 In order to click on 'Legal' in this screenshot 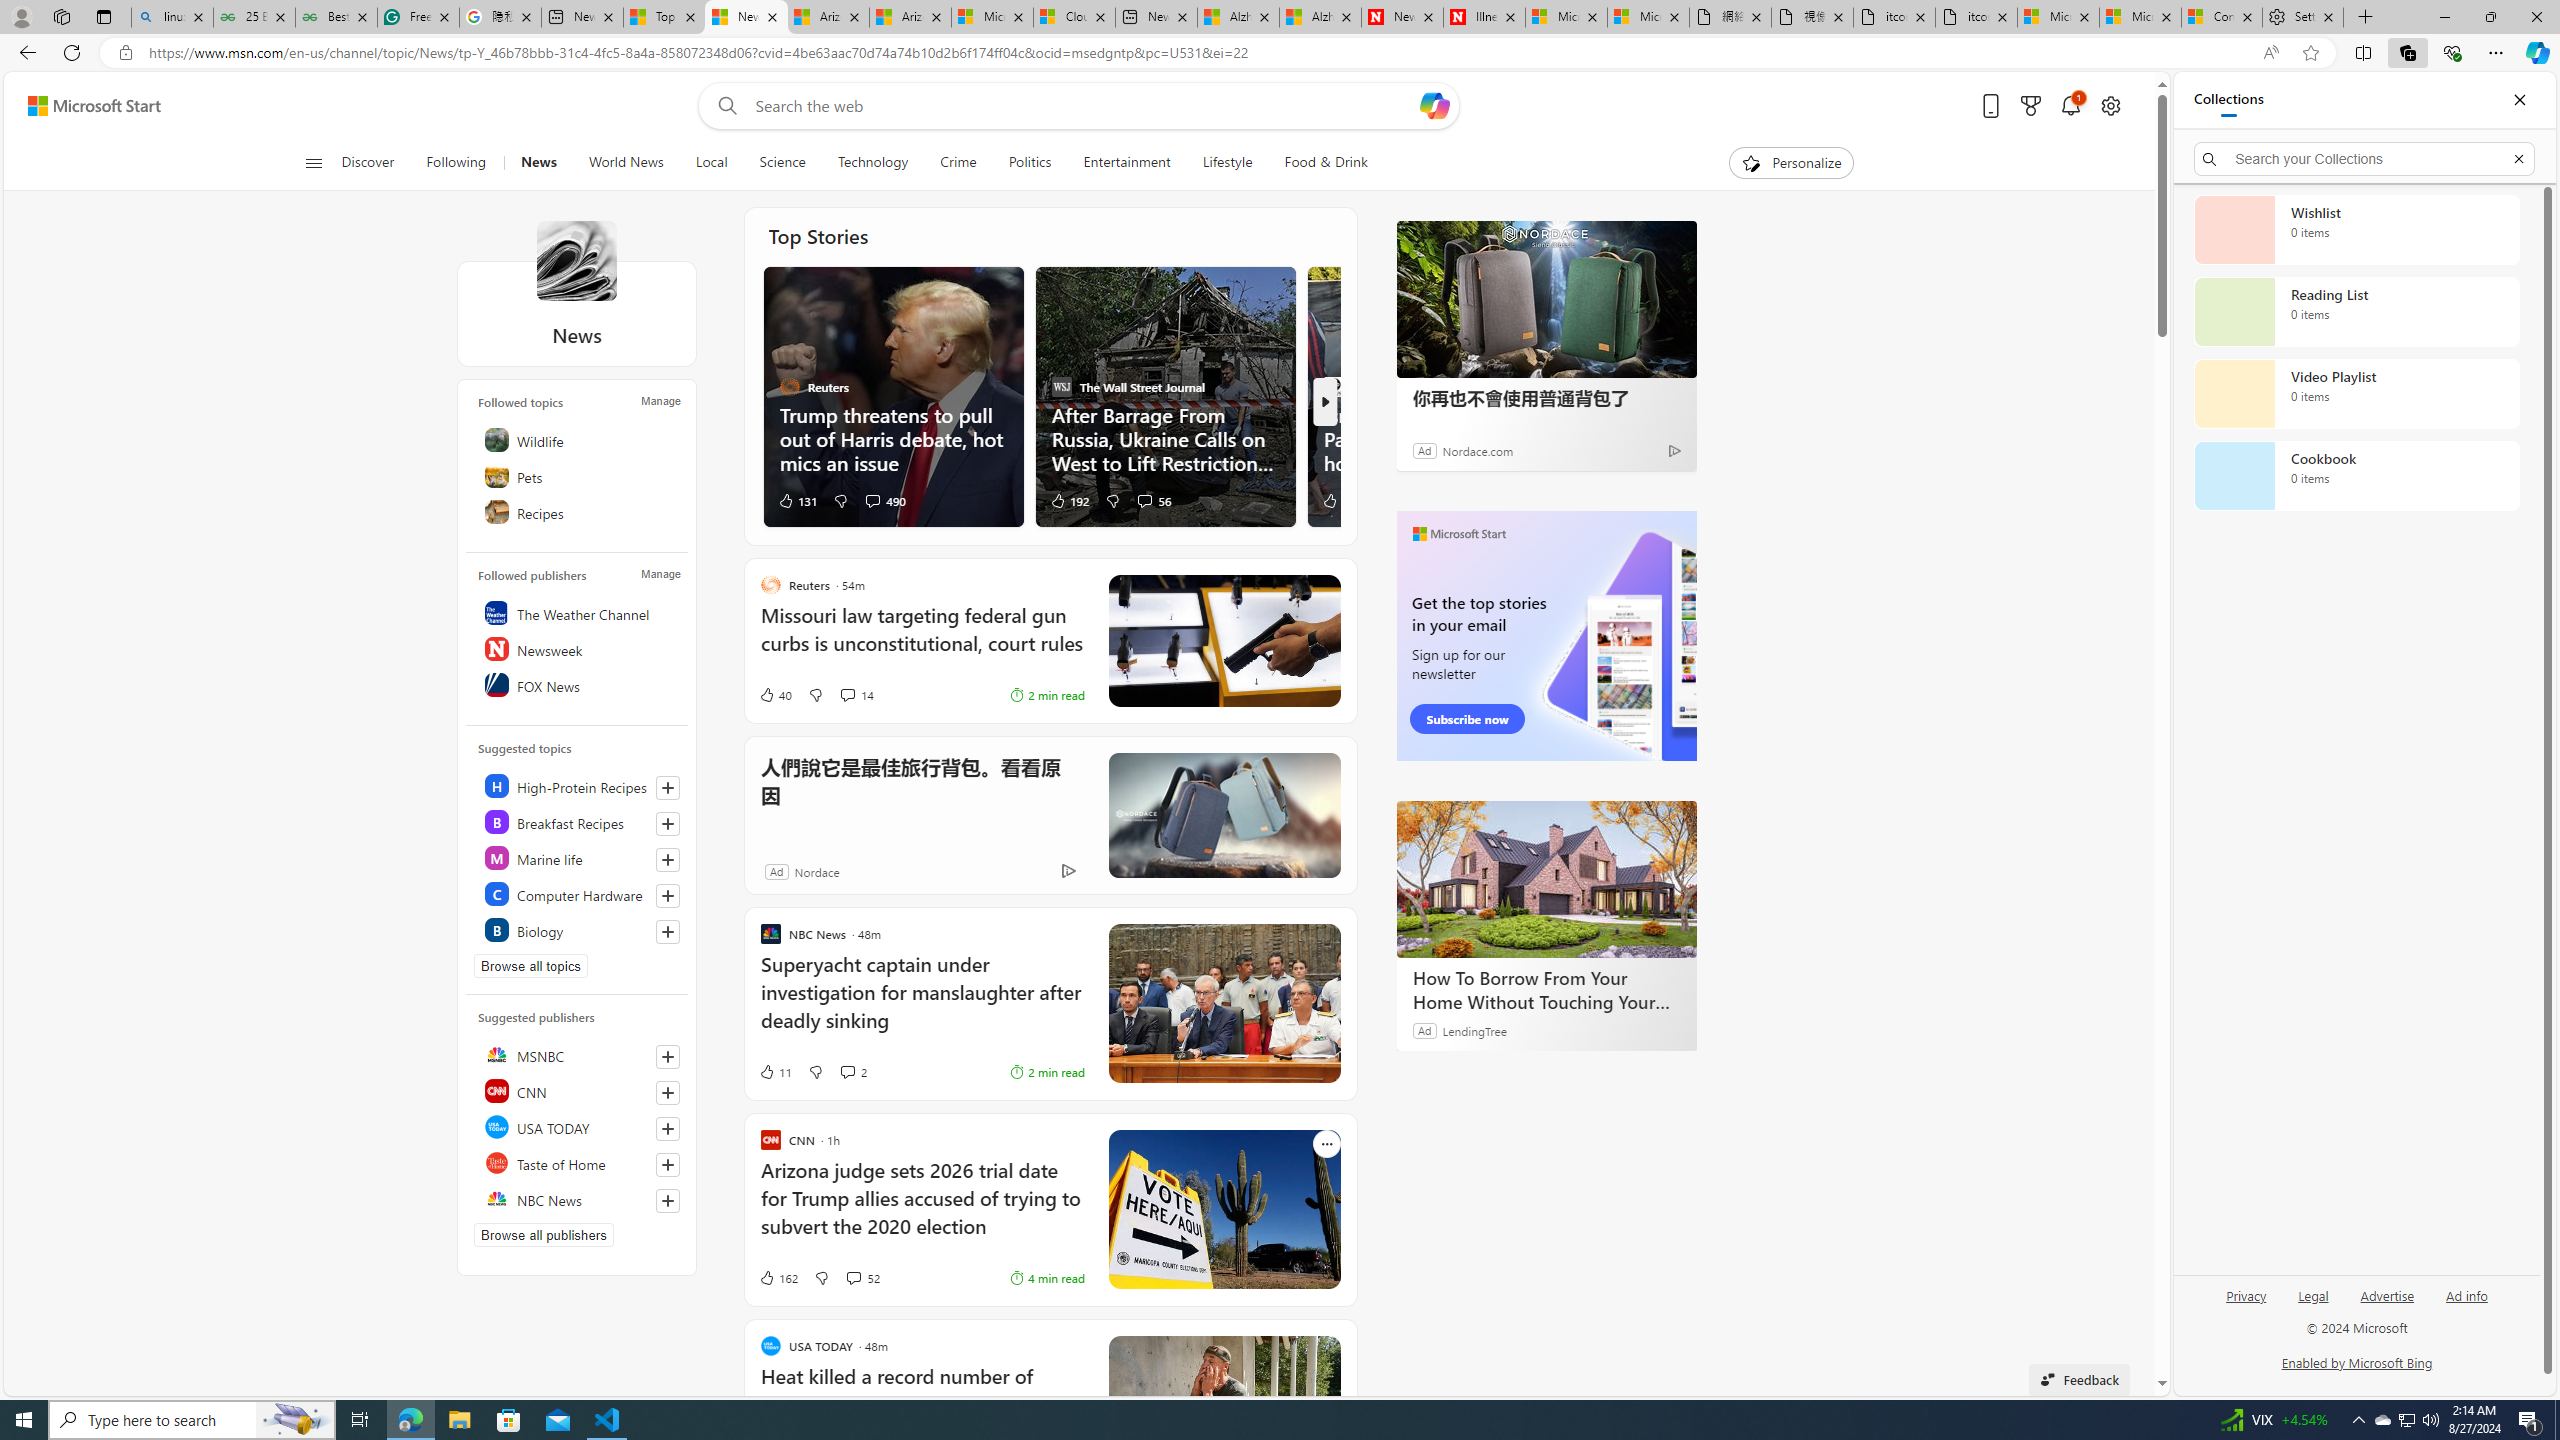, I will do `click(2314, 1294)`.